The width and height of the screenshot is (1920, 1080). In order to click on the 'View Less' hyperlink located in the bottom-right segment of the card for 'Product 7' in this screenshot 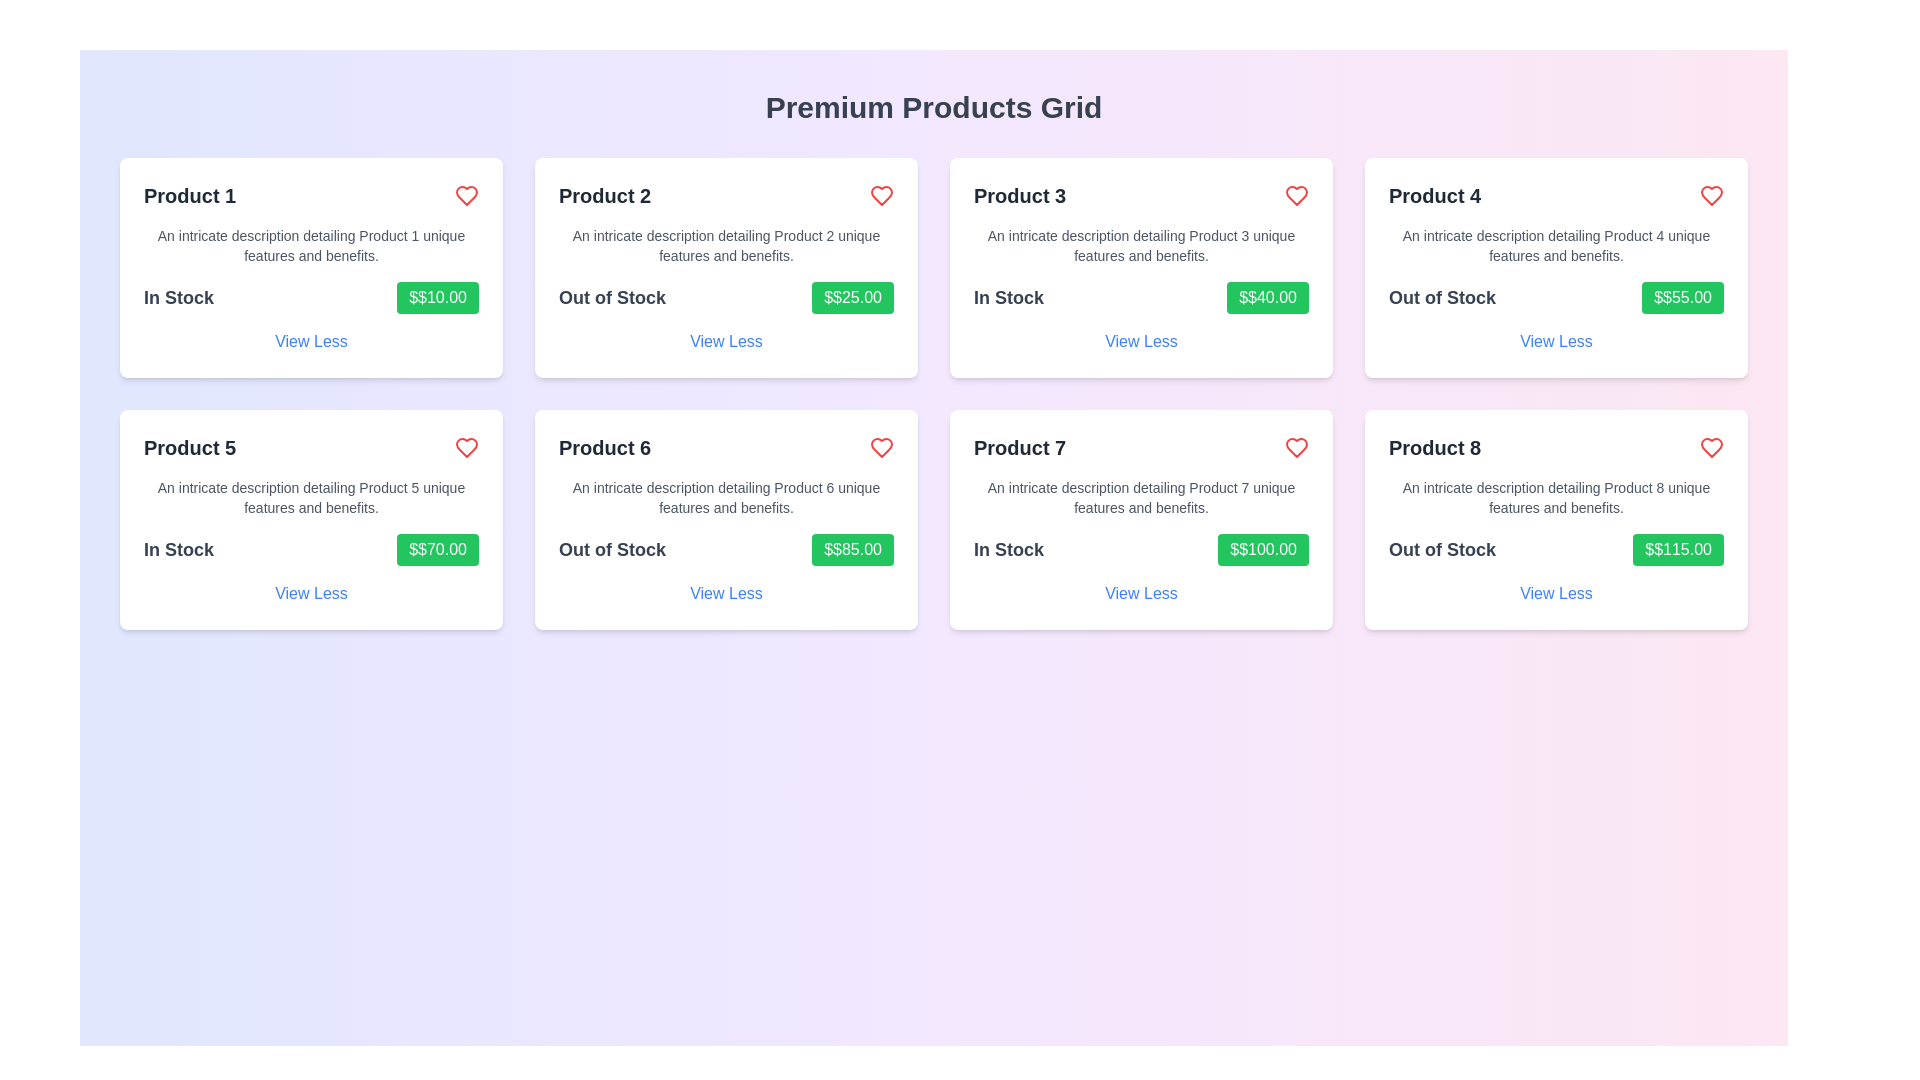, I will do `click(1141, 593)`.